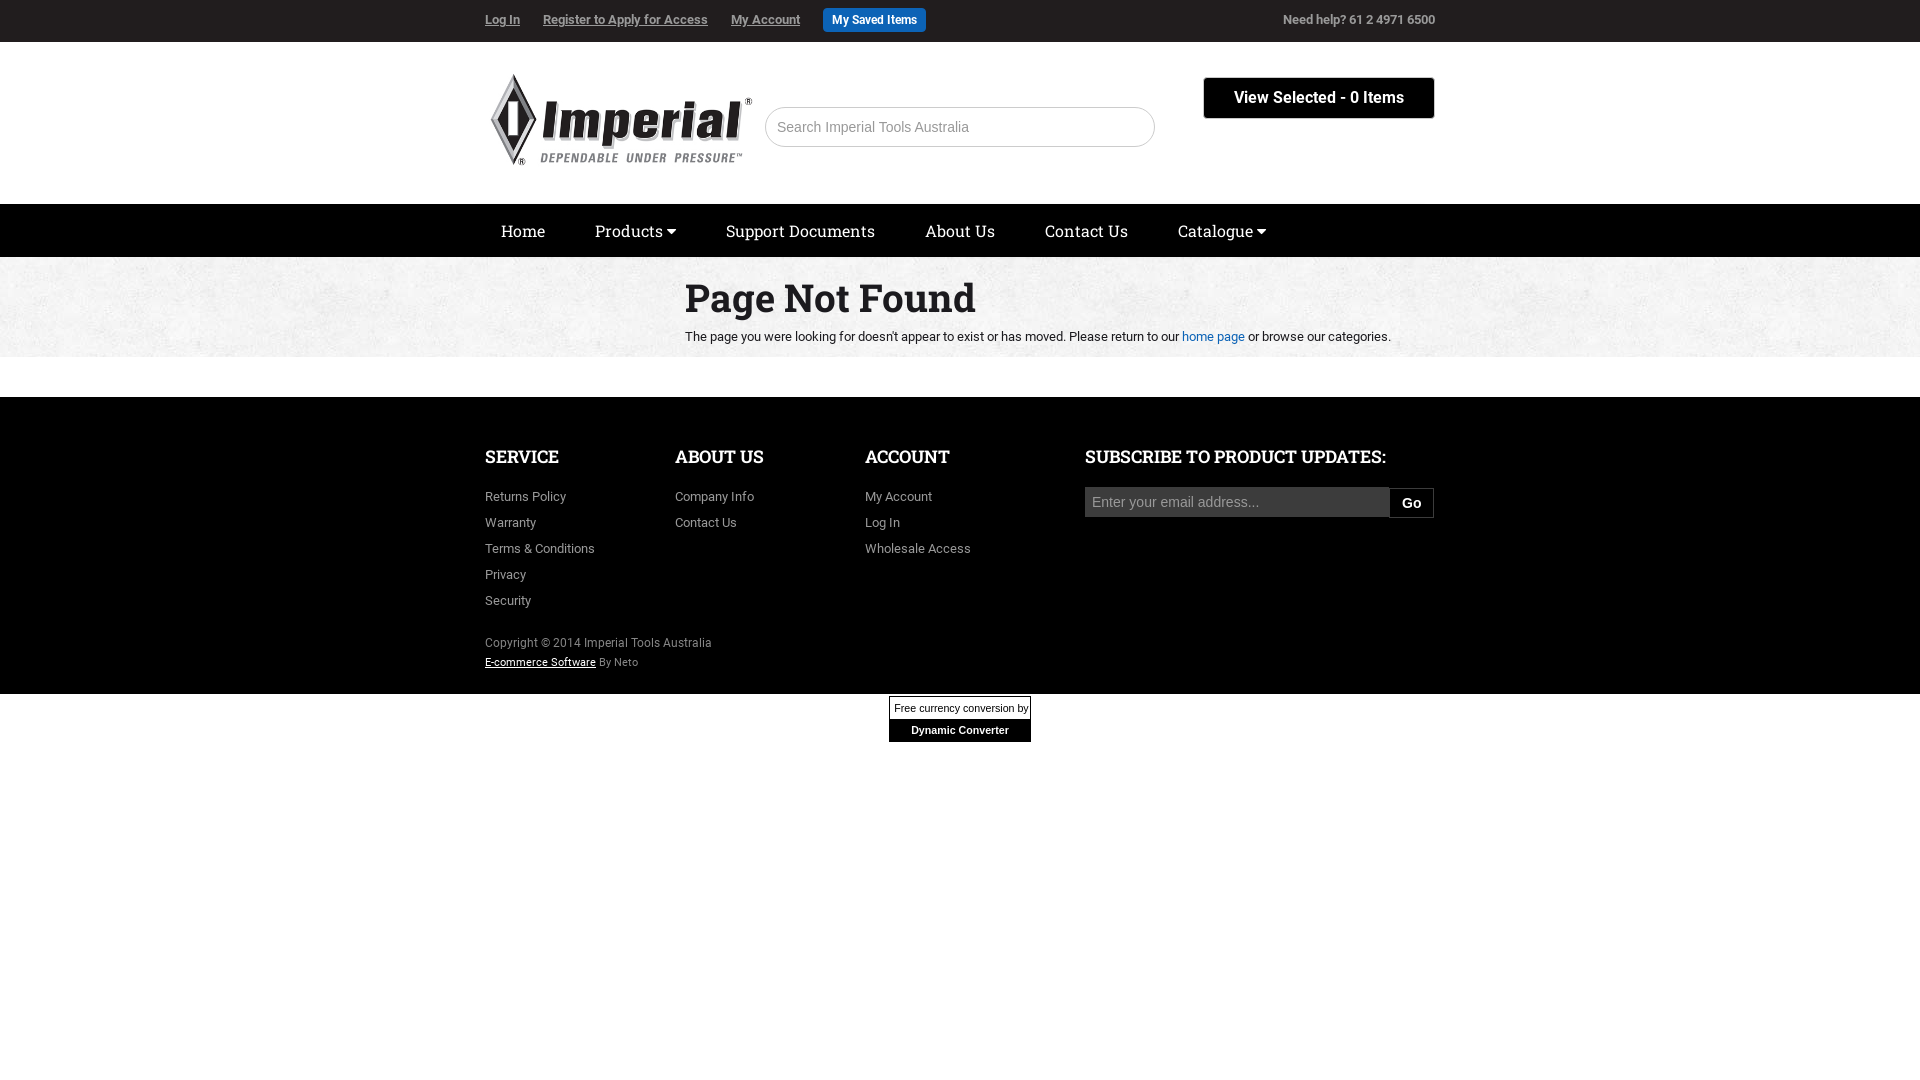  I want to click on 'Log In', so click(881, 521).